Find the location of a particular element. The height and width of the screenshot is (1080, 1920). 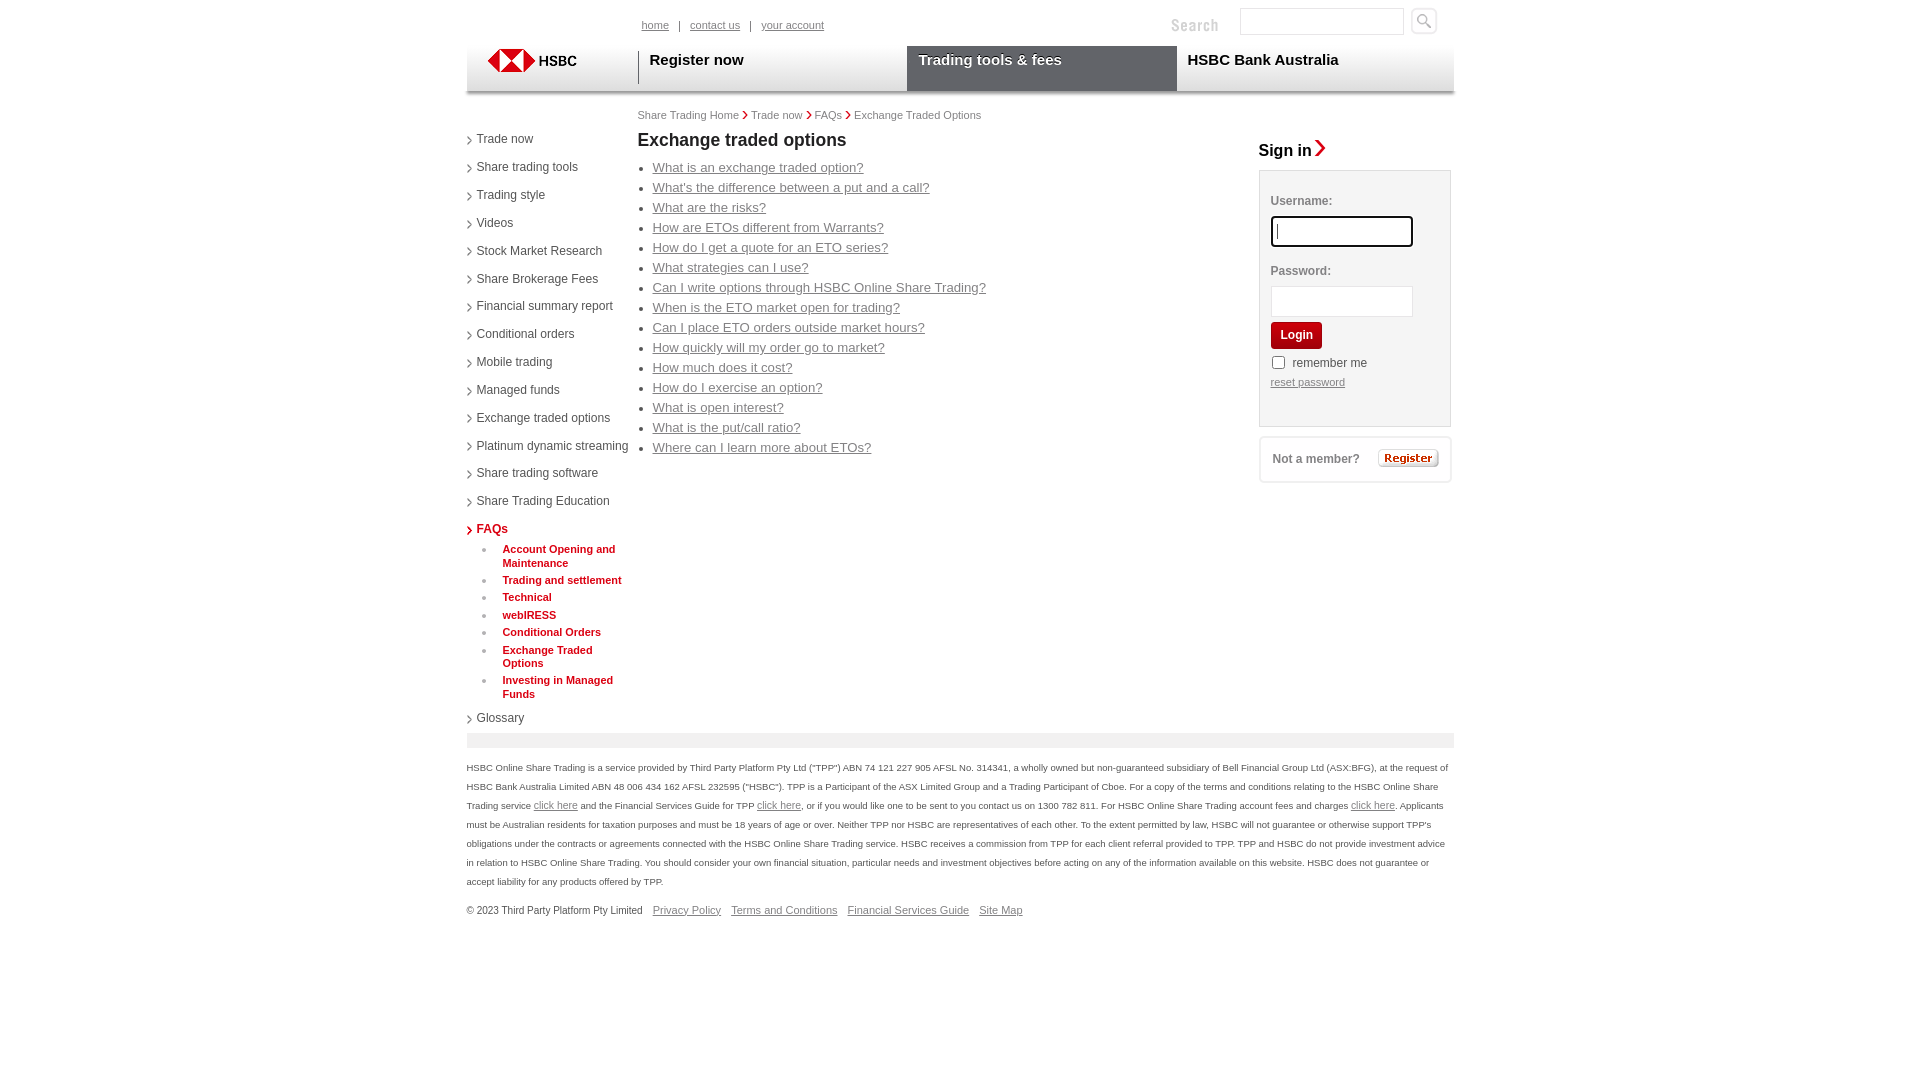

'Conditional Orders' is located at coordinates (498, 632).